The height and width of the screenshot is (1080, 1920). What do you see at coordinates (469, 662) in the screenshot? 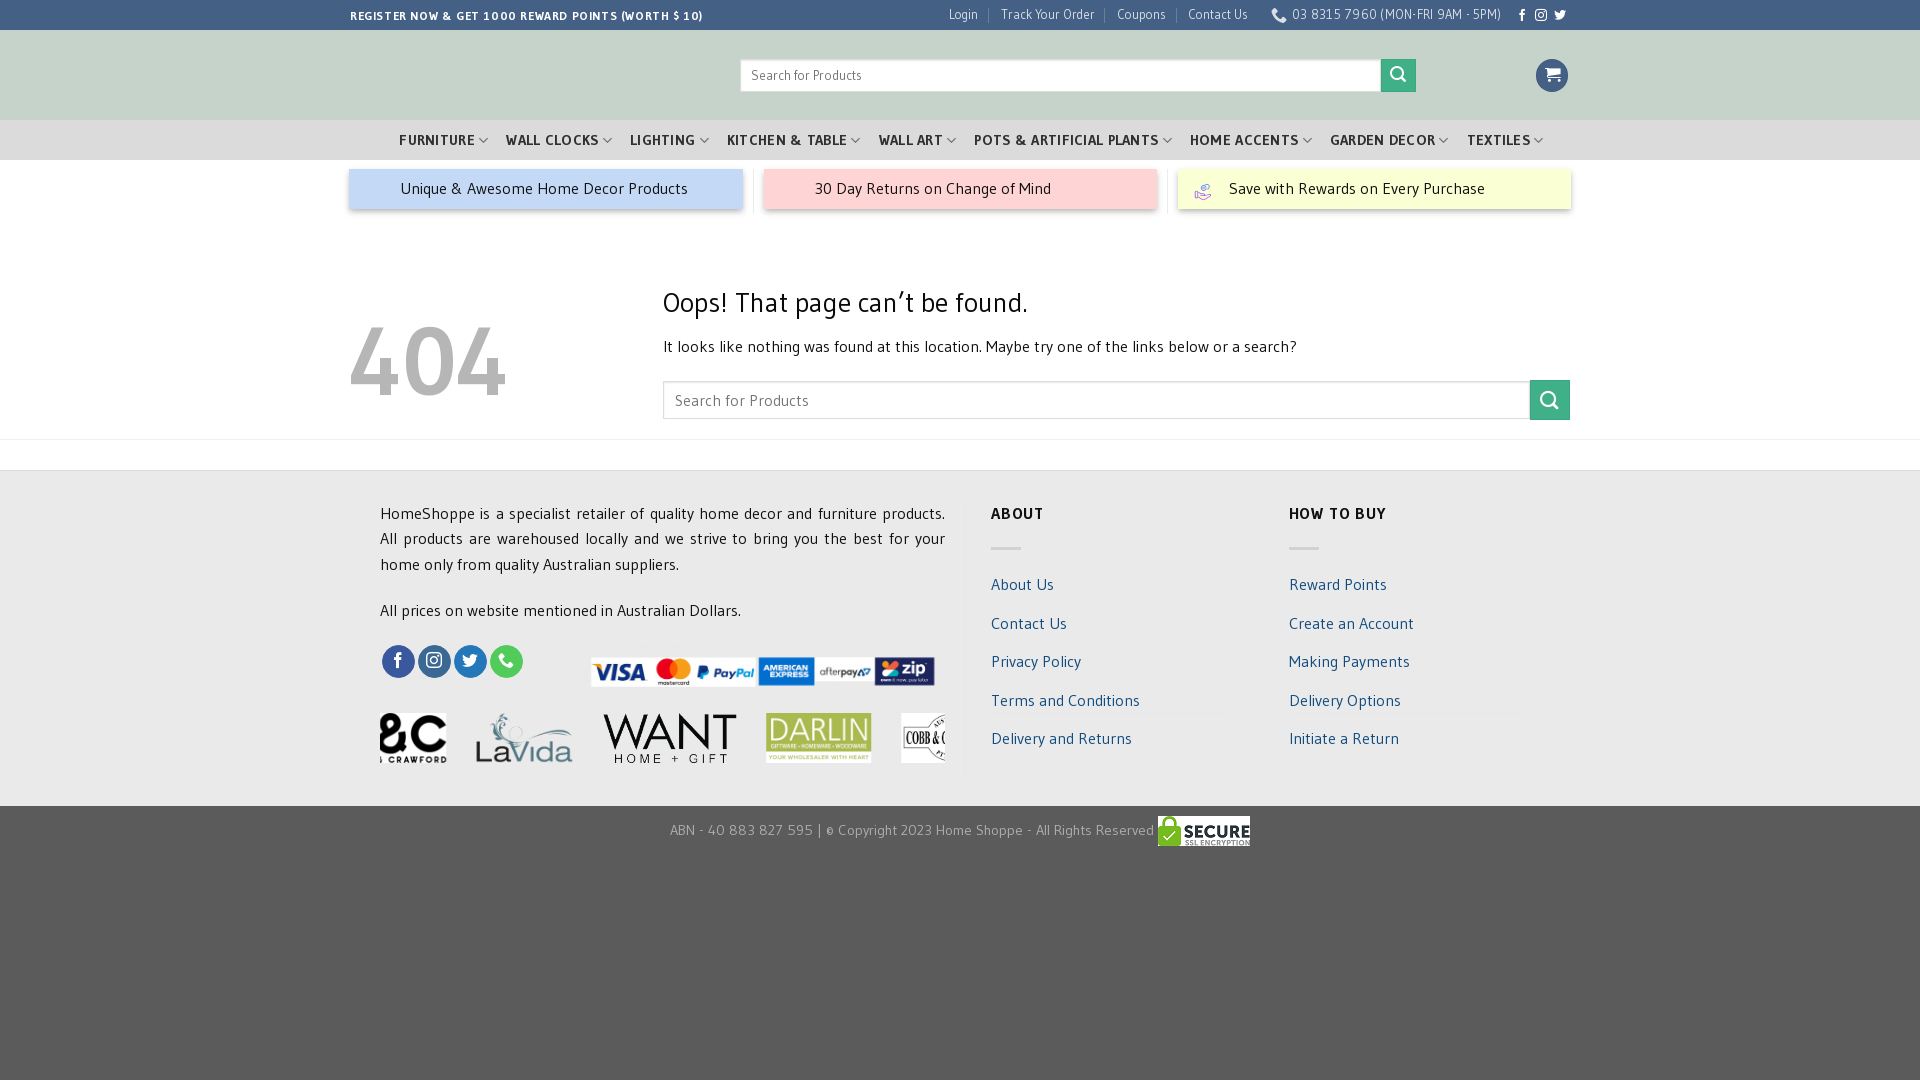
I see `'Follow on Twitter'` at bounding box center [469, 662].